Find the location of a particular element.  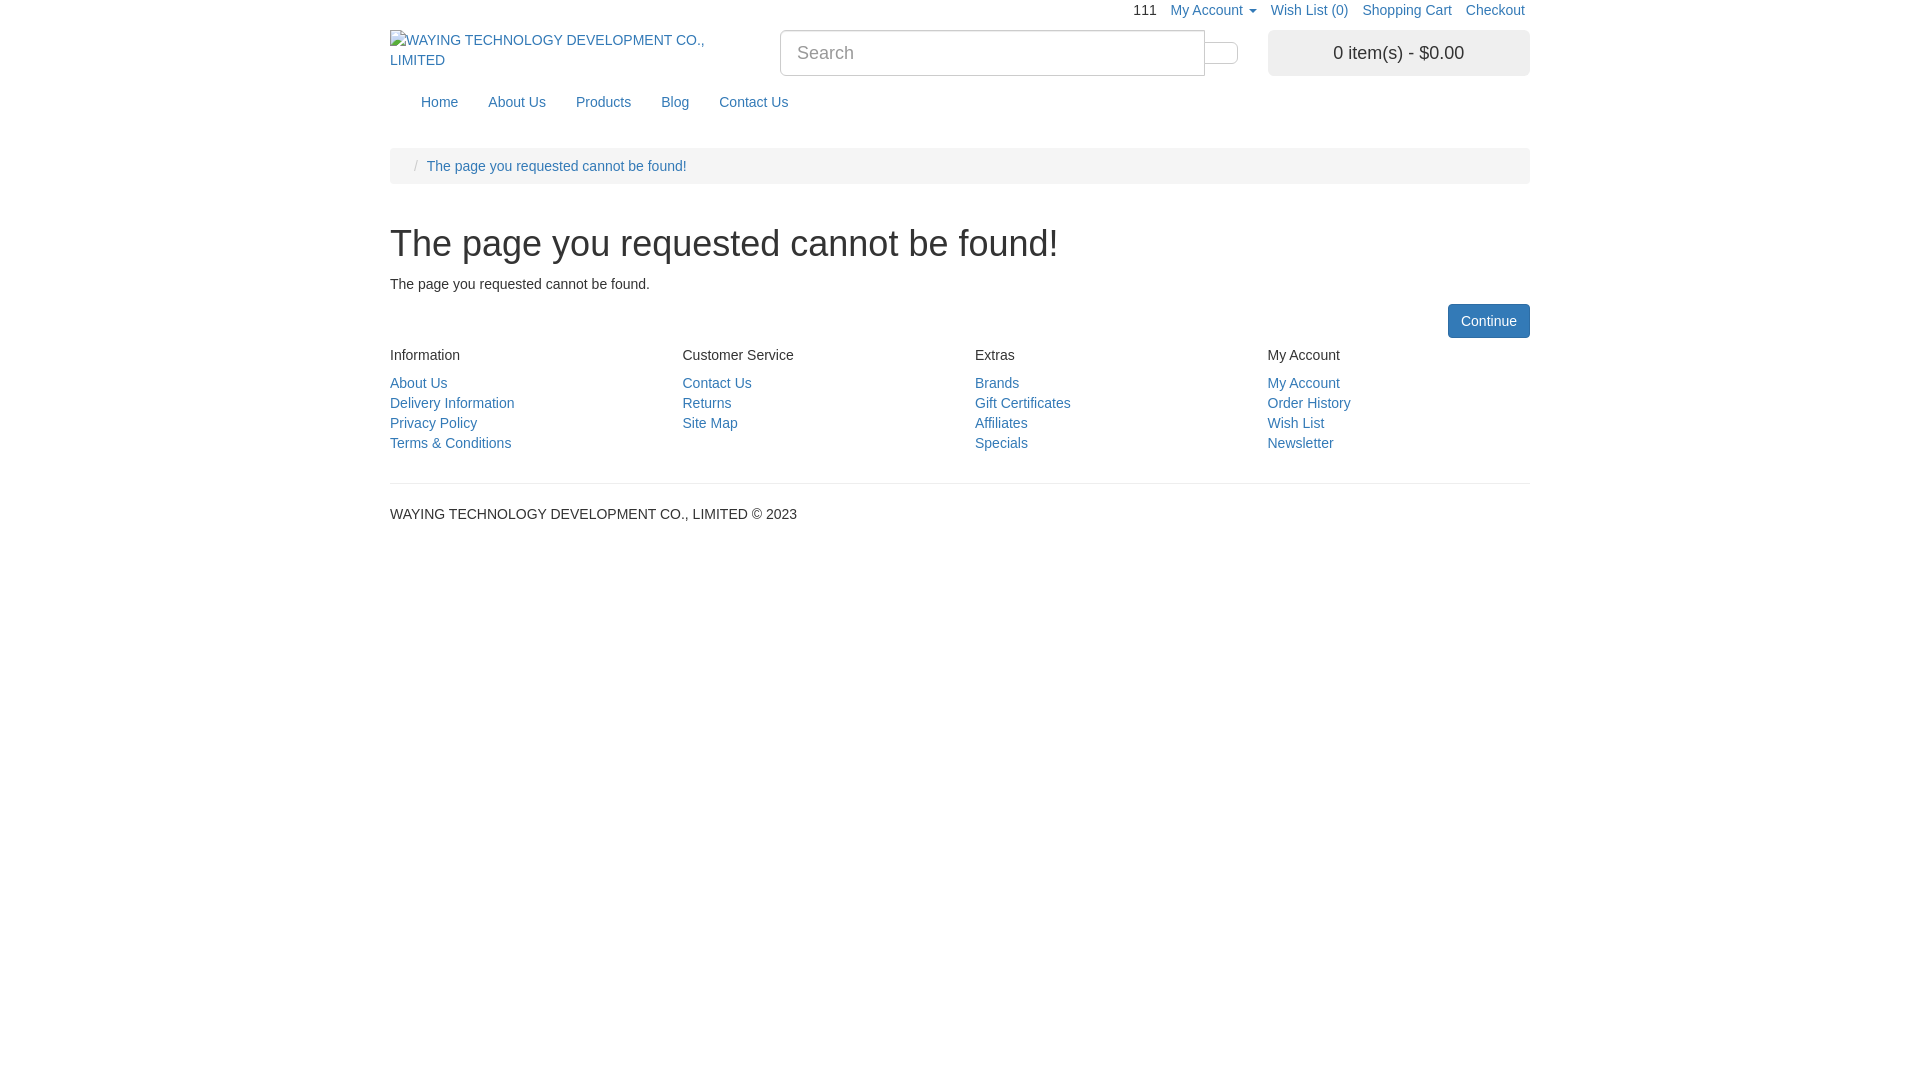

'My Account' is located at coordinates (1213, 10).